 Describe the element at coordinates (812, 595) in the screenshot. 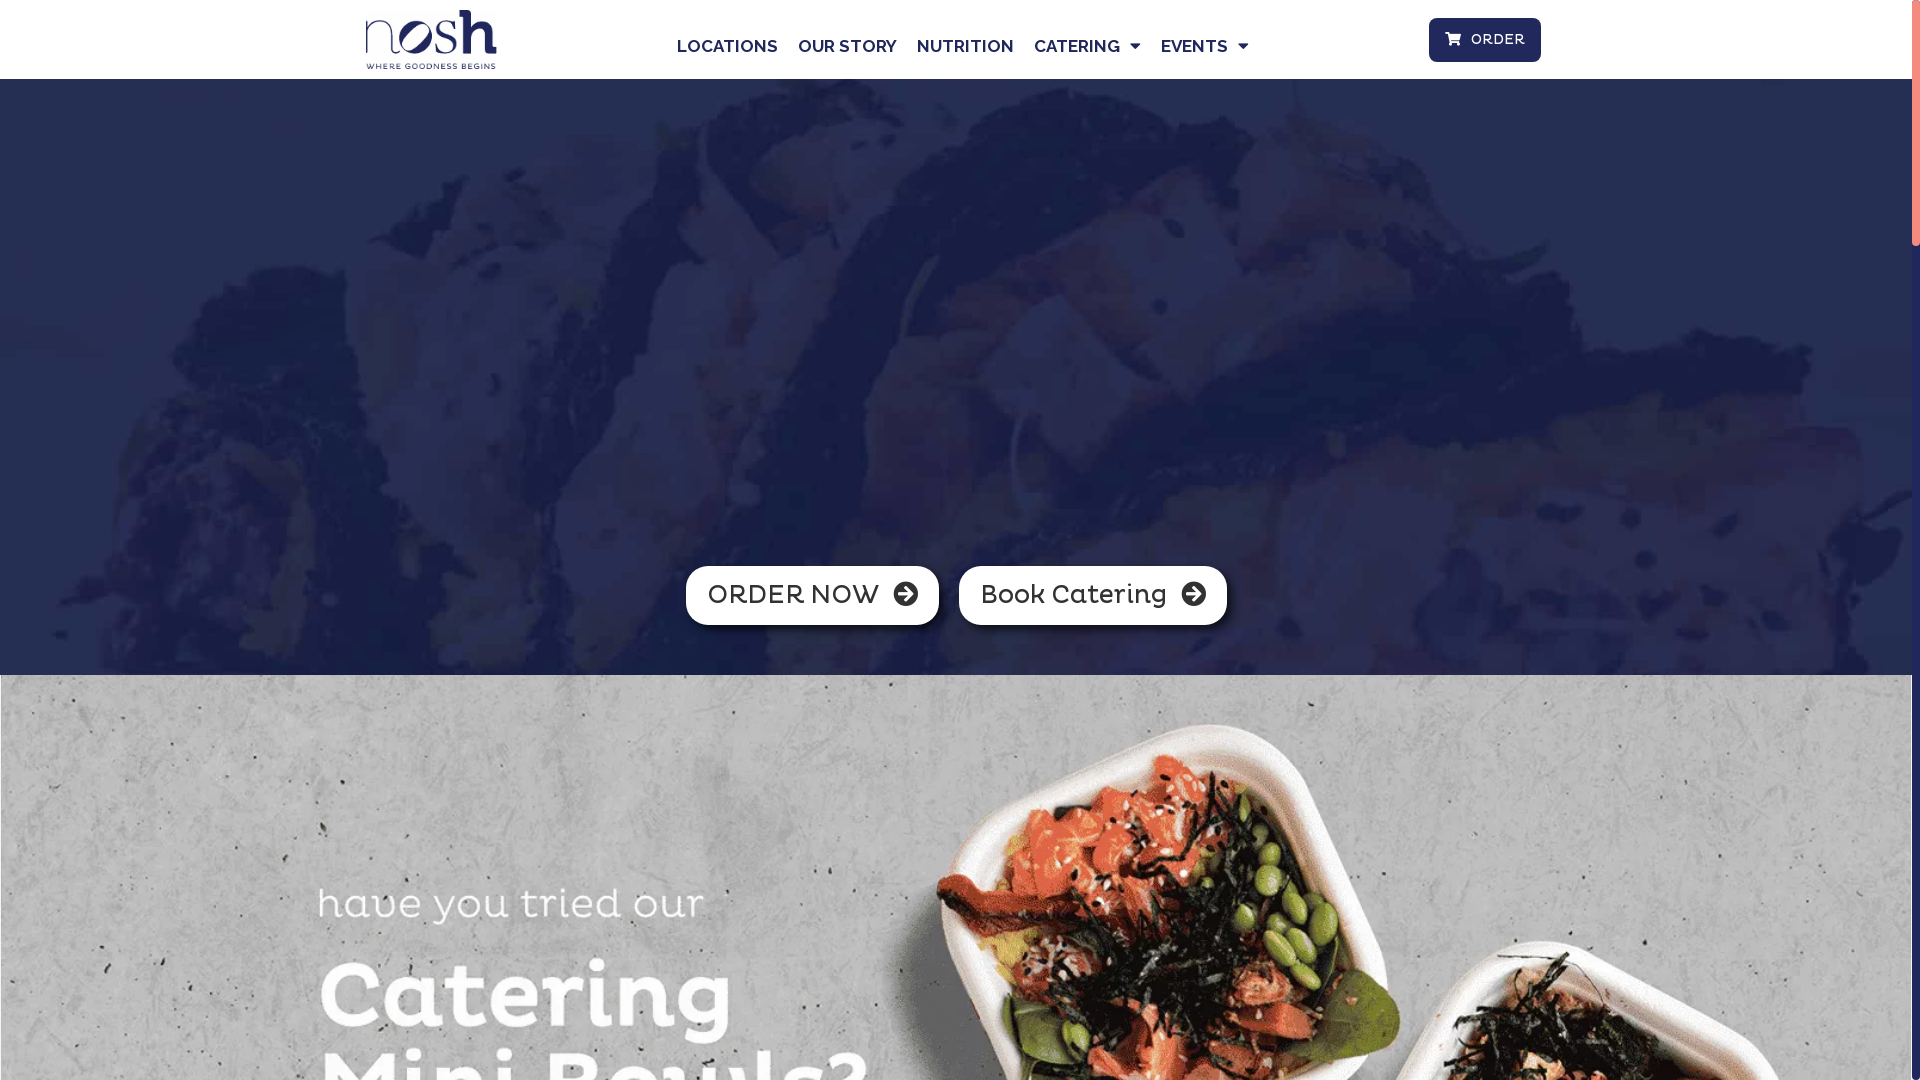

I see `'ORDER NOW'` at that location.